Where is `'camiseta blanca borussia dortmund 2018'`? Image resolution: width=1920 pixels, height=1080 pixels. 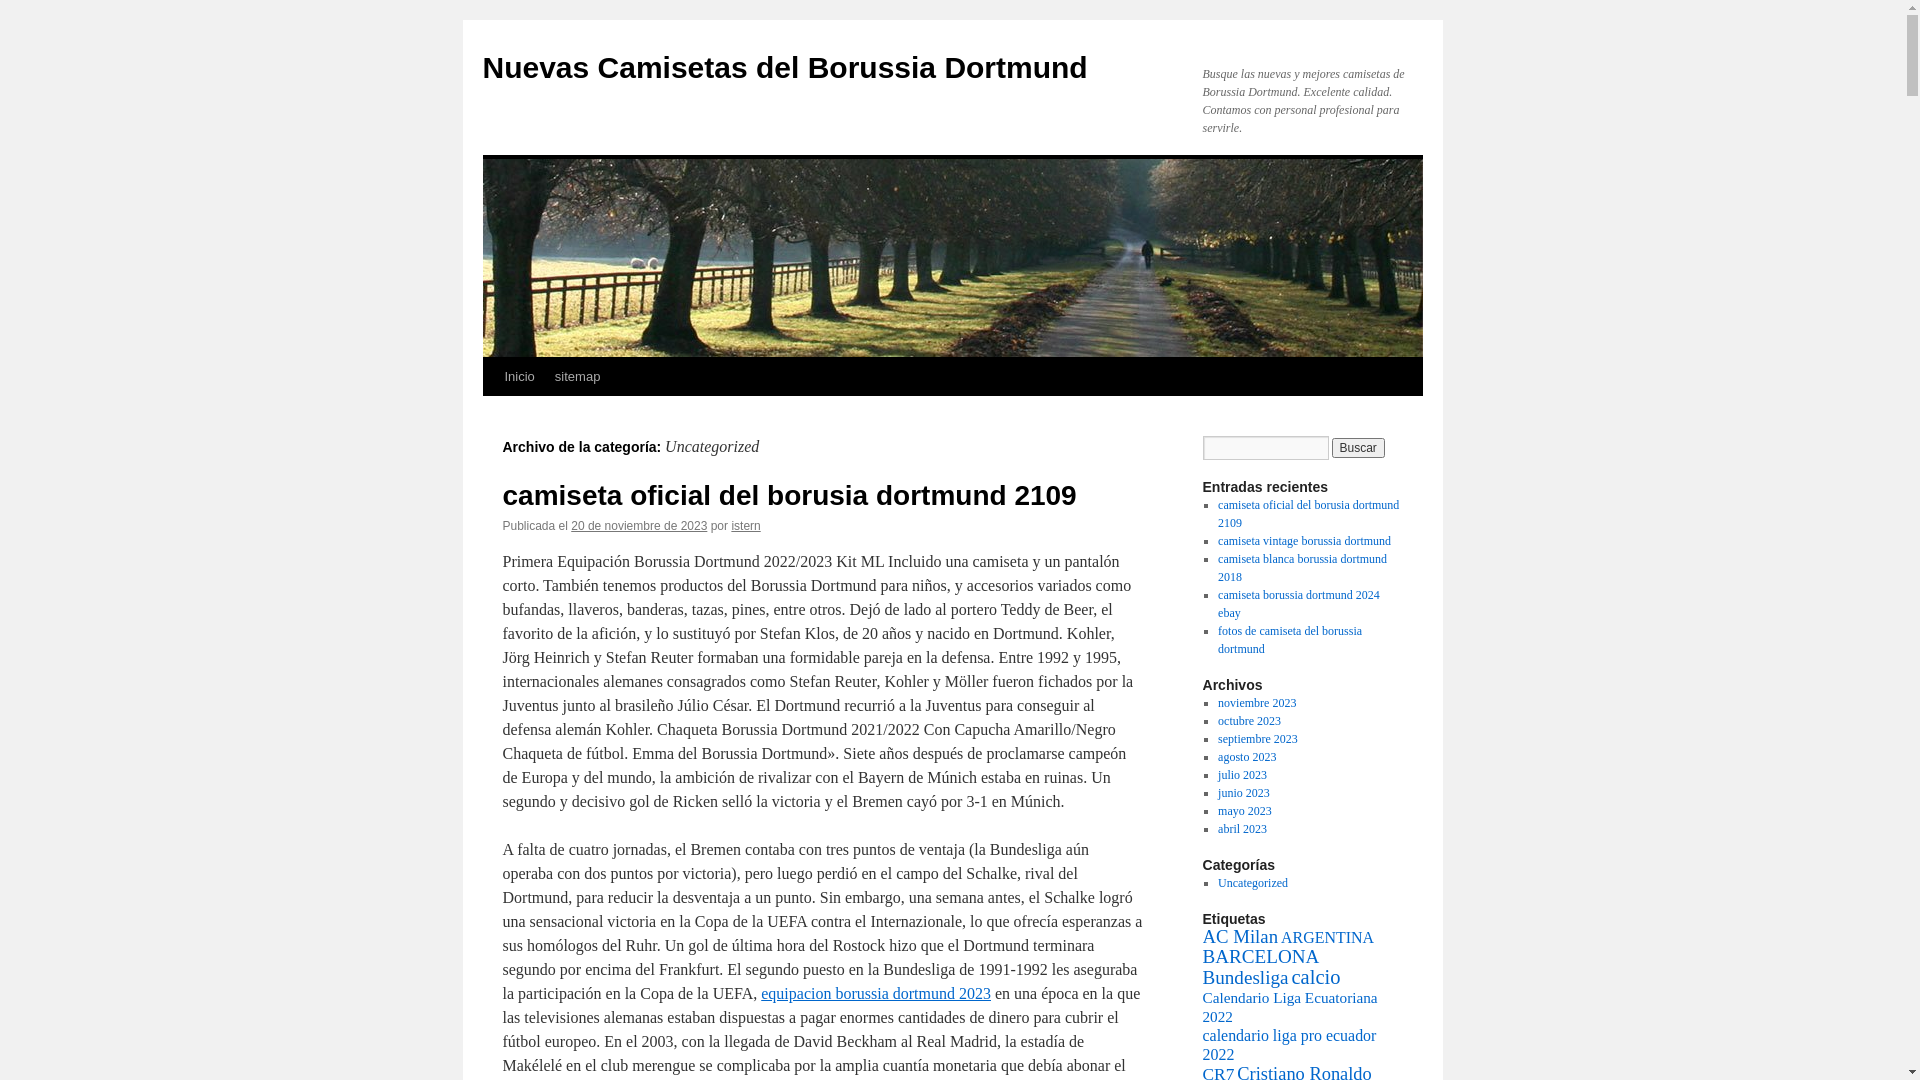 'camiseta blanca borussia dortmund 2018' is located at coordinates (1302, 567).